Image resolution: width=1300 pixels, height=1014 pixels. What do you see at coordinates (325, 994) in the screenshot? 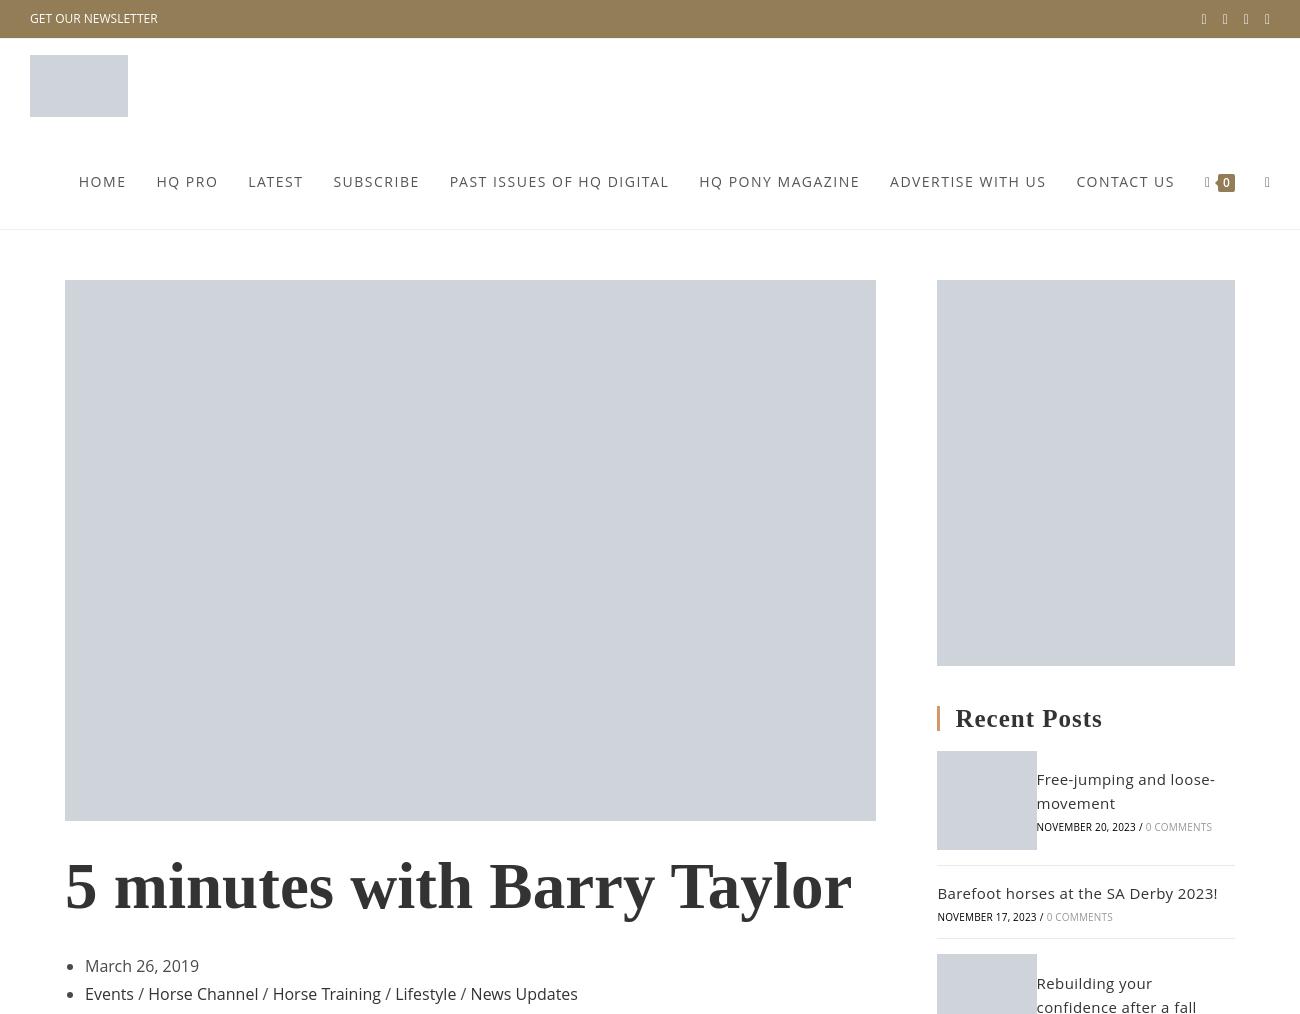
I see `'Horse Training'` at bounding box center [325, 994].